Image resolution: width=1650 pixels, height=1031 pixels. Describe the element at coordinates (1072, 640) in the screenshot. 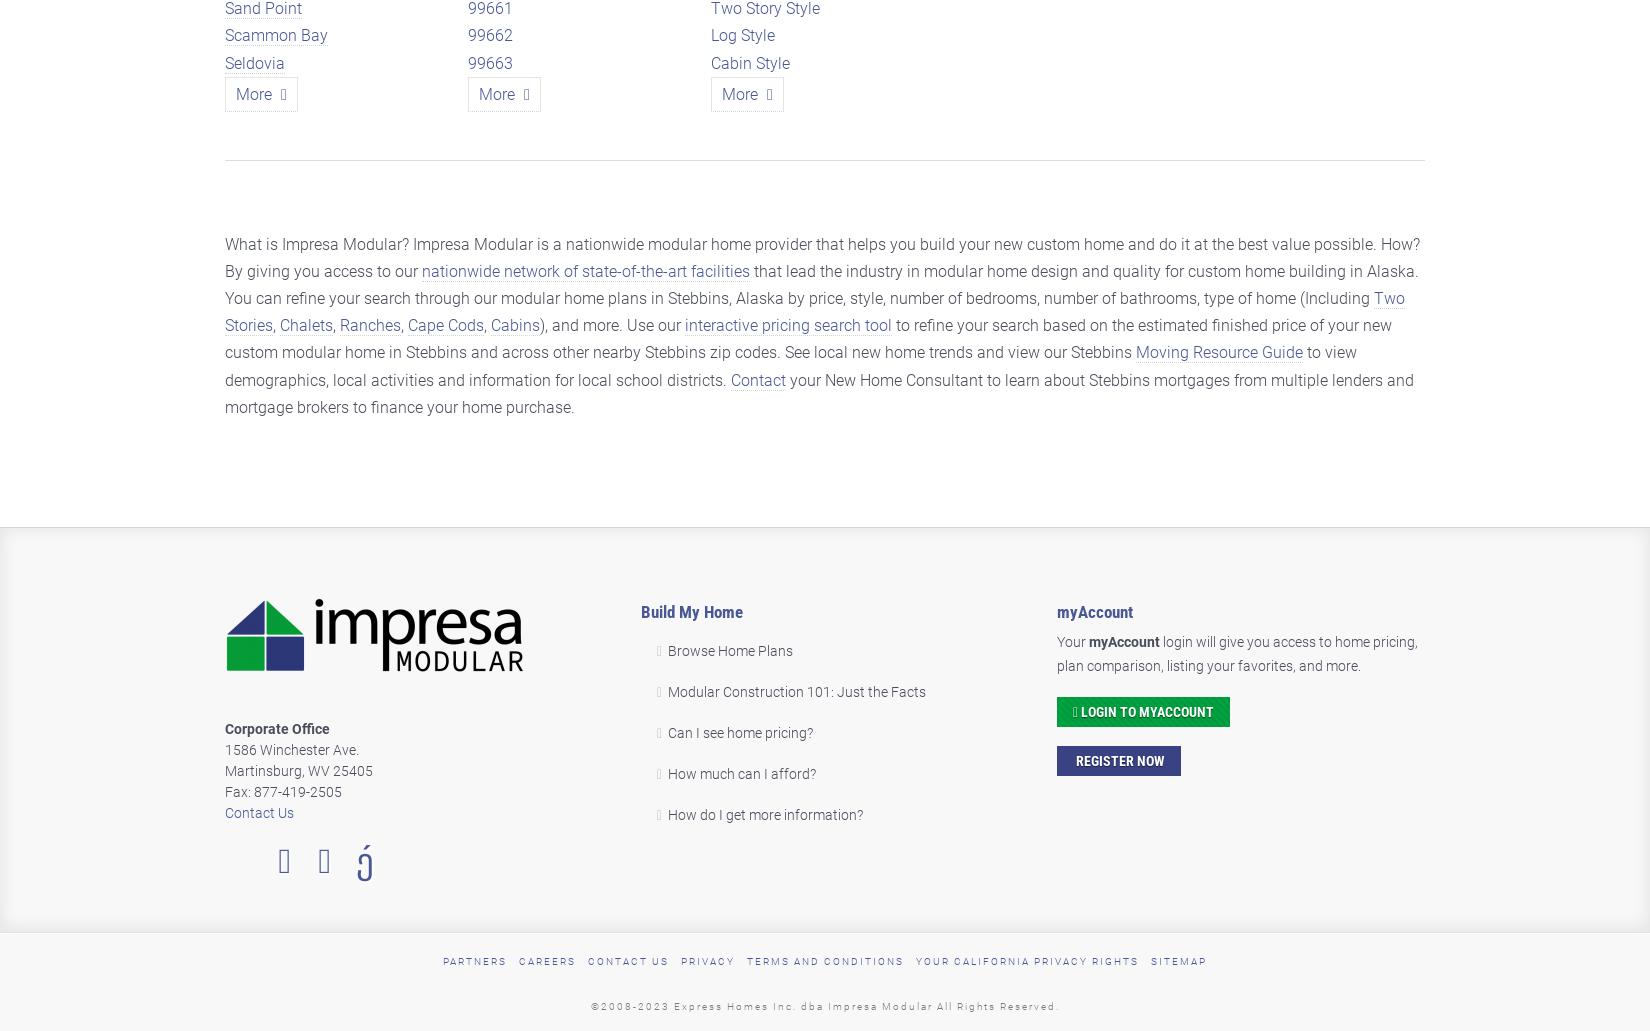

I see `'Your'` at that location.